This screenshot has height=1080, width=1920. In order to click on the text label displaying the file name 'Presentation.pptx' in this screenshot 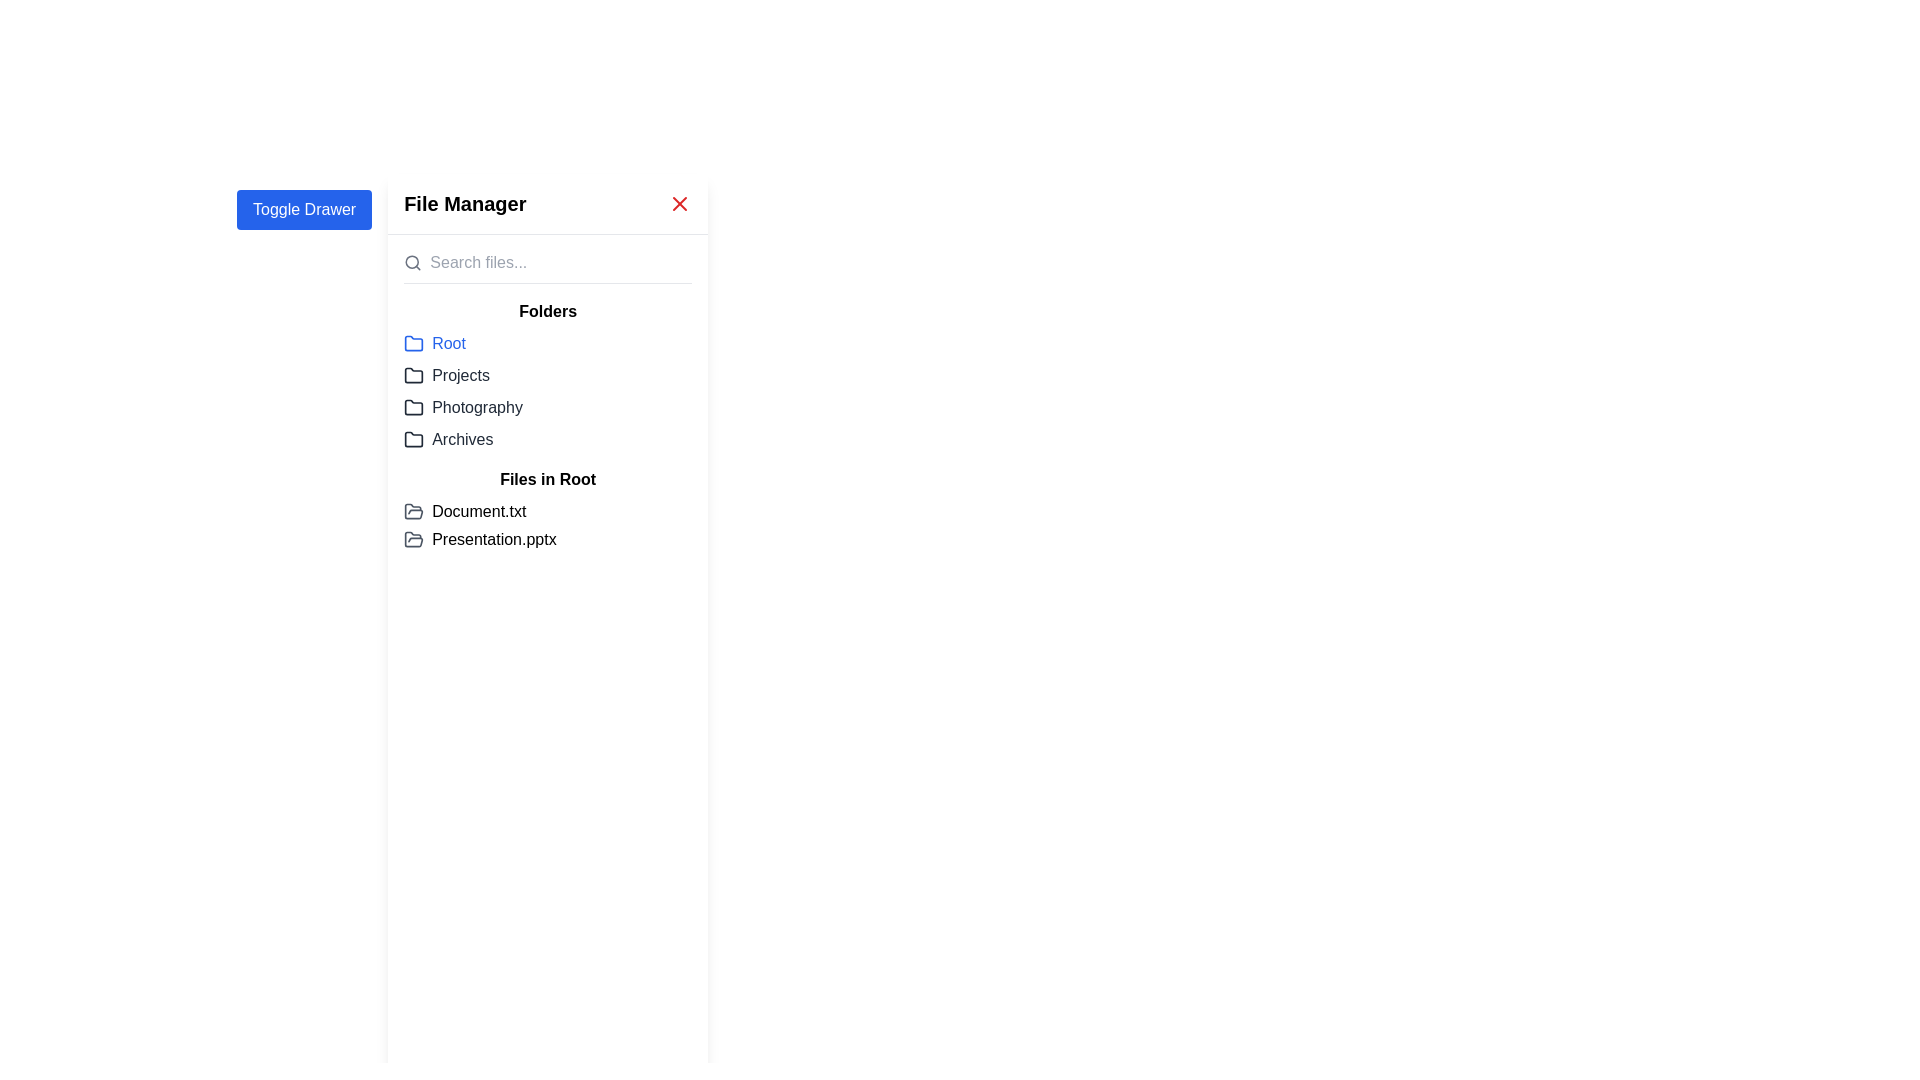, I will do `click(494, 540)`.